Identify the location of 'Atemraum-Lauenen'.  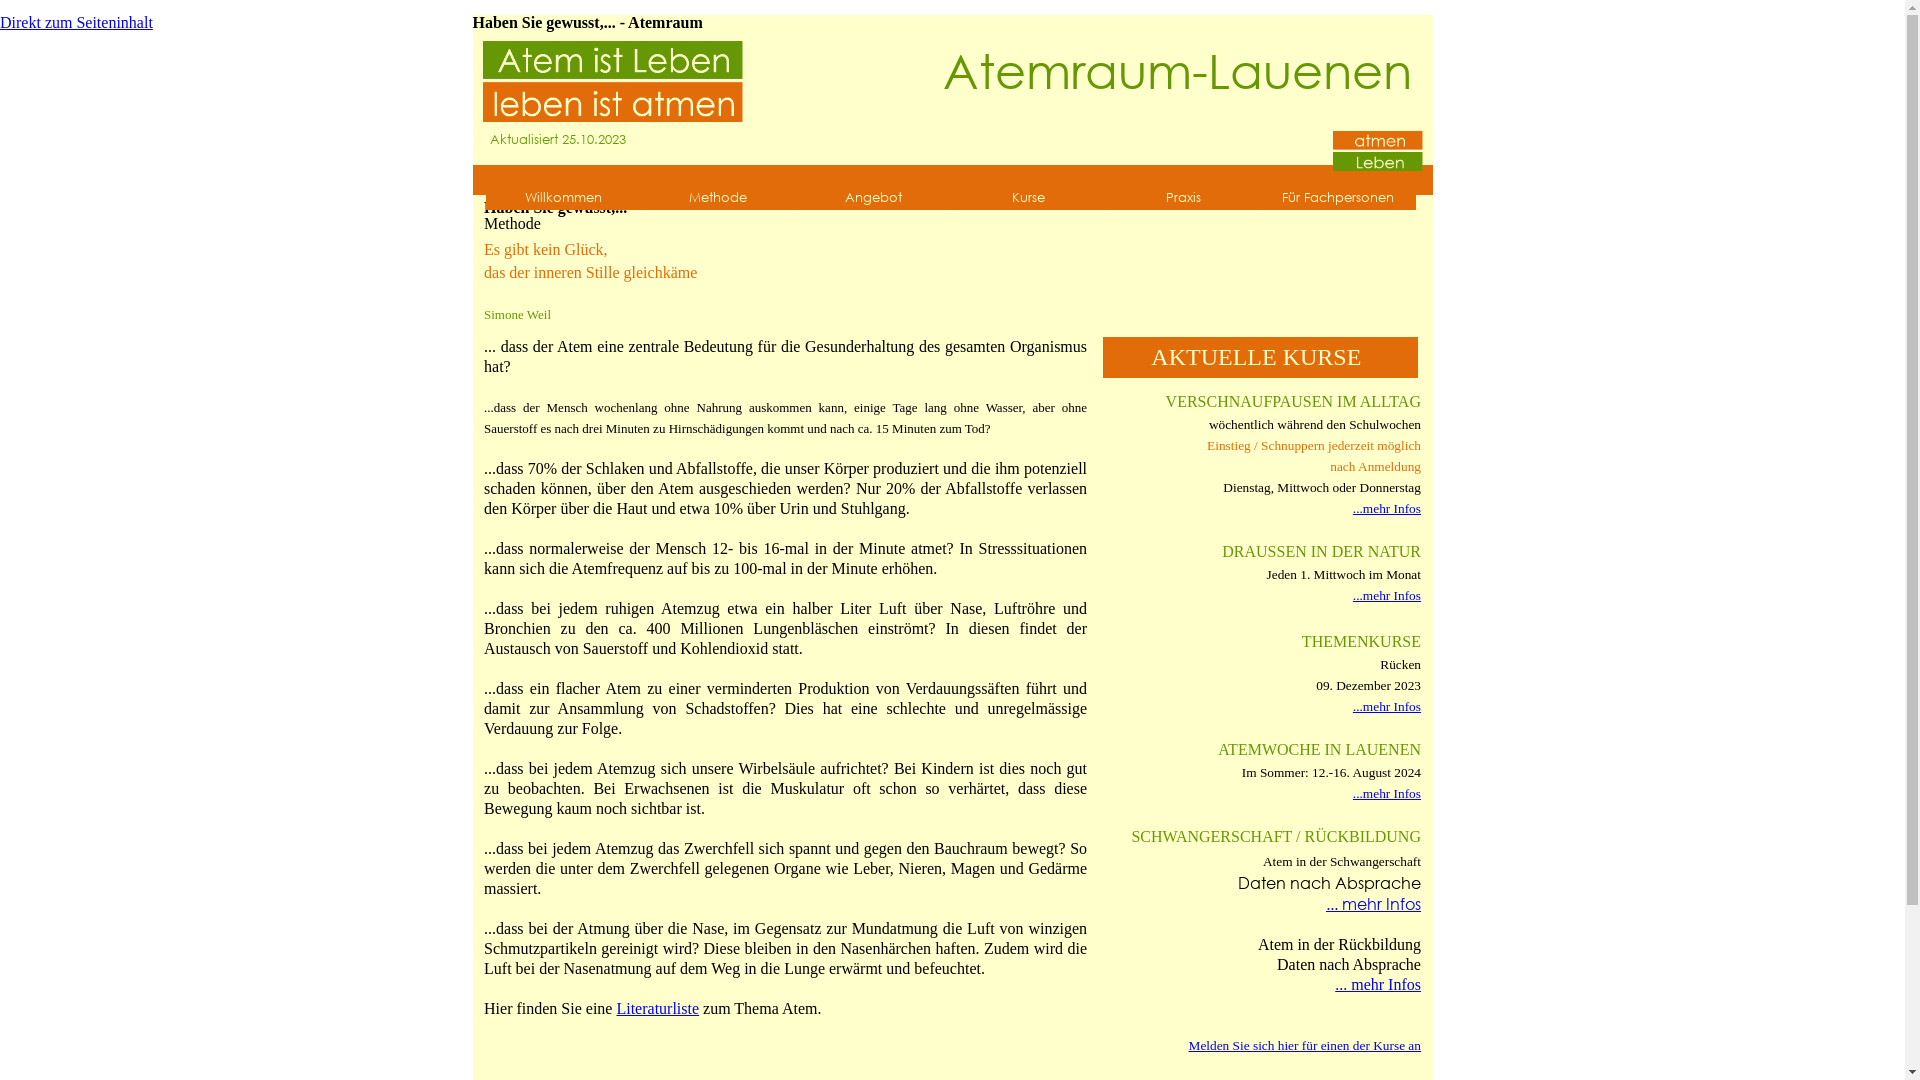
(1177, 68).